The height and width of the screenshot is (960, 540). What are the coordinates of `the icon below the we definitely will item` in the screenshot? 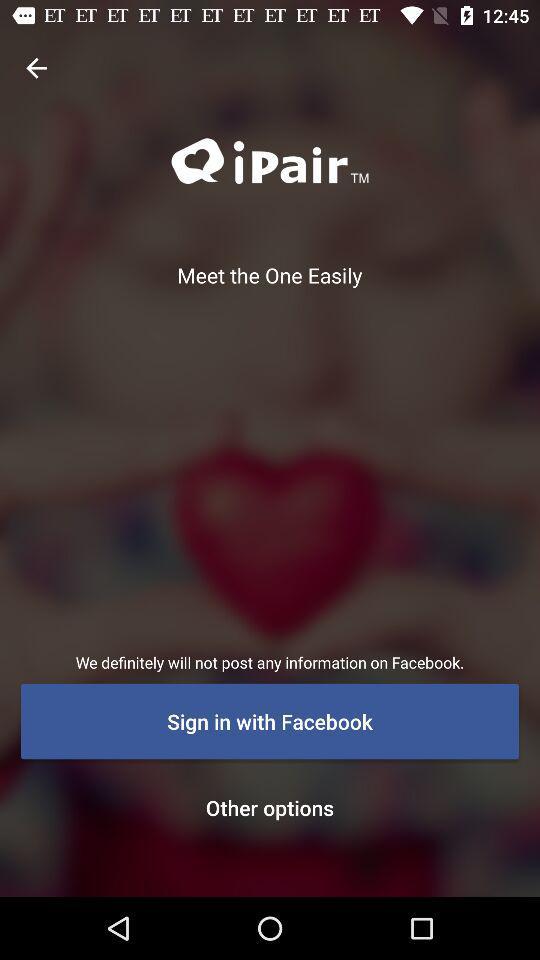 It's located at (270, 720).